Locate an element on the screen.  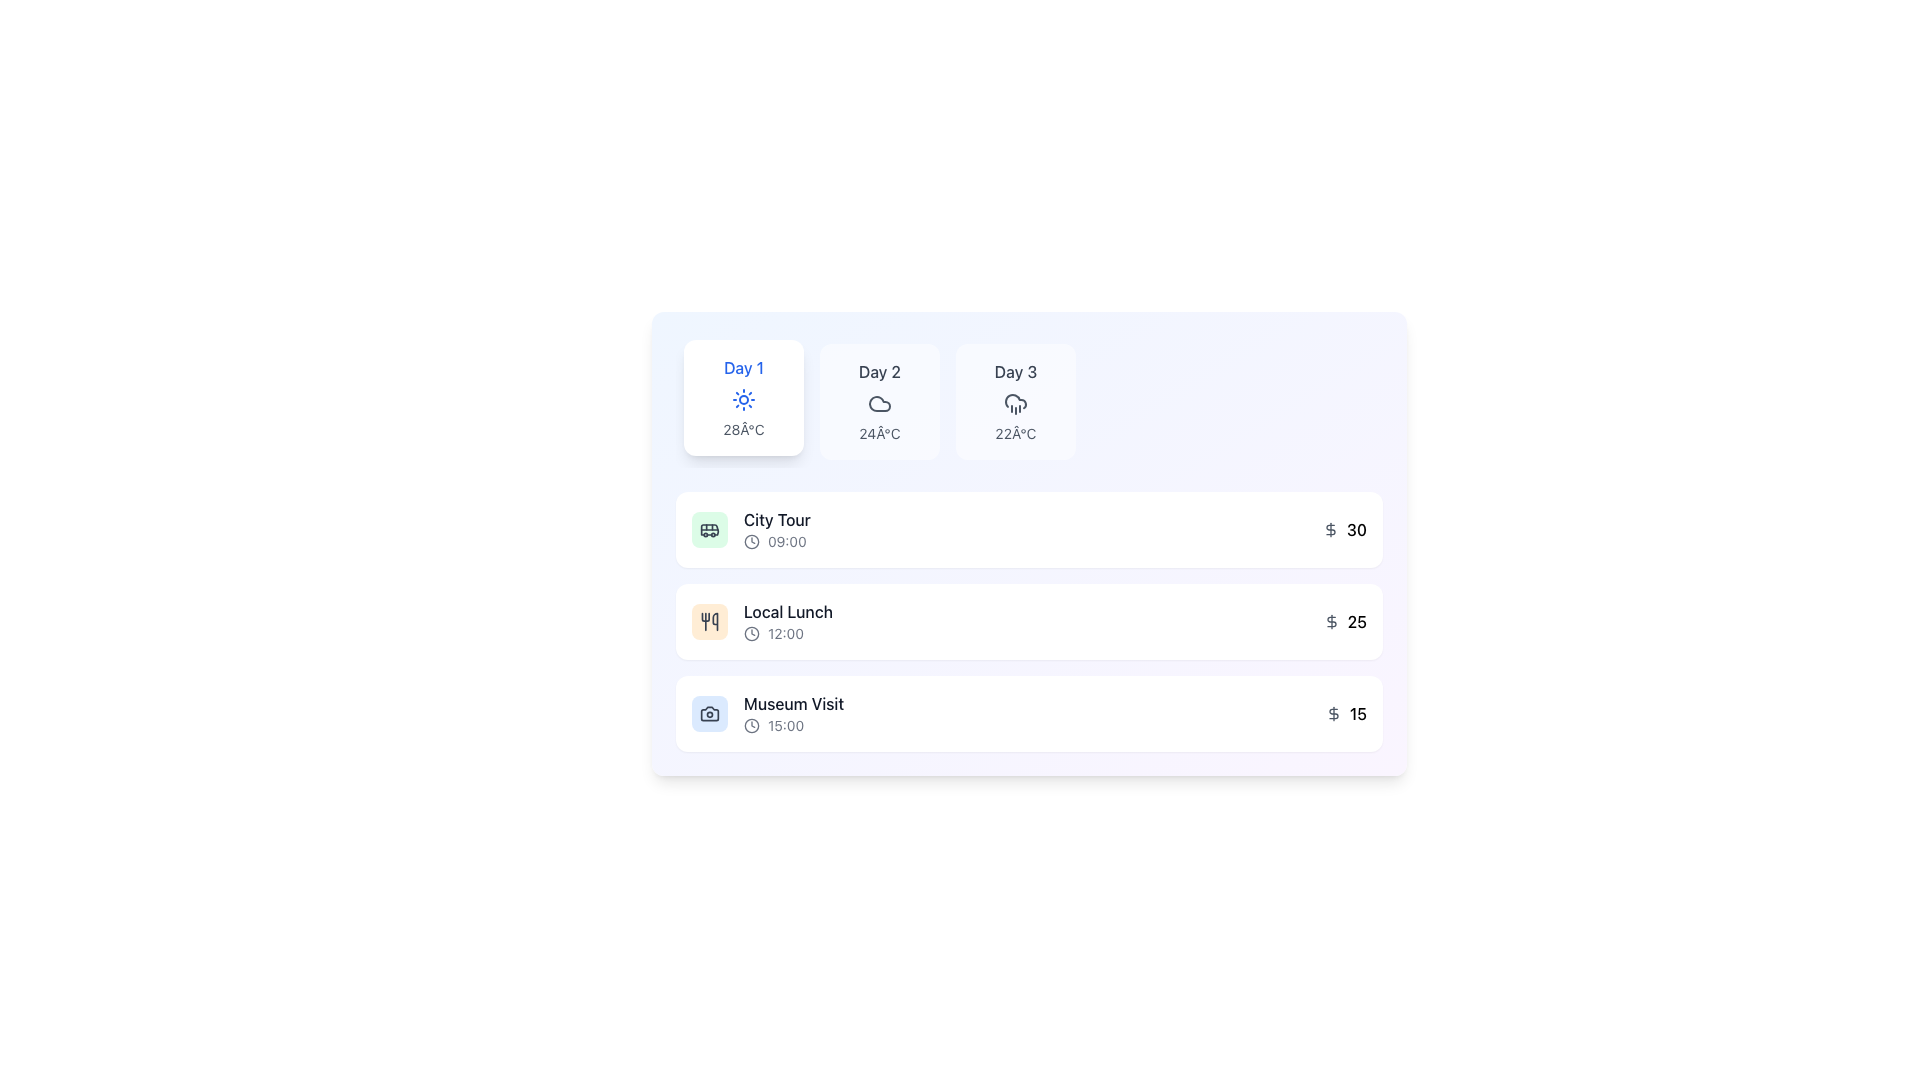
the 'City Tour' text label with the green bus icon, which represents a schedule entry at 09:00 is located at coordinates (776, 528).